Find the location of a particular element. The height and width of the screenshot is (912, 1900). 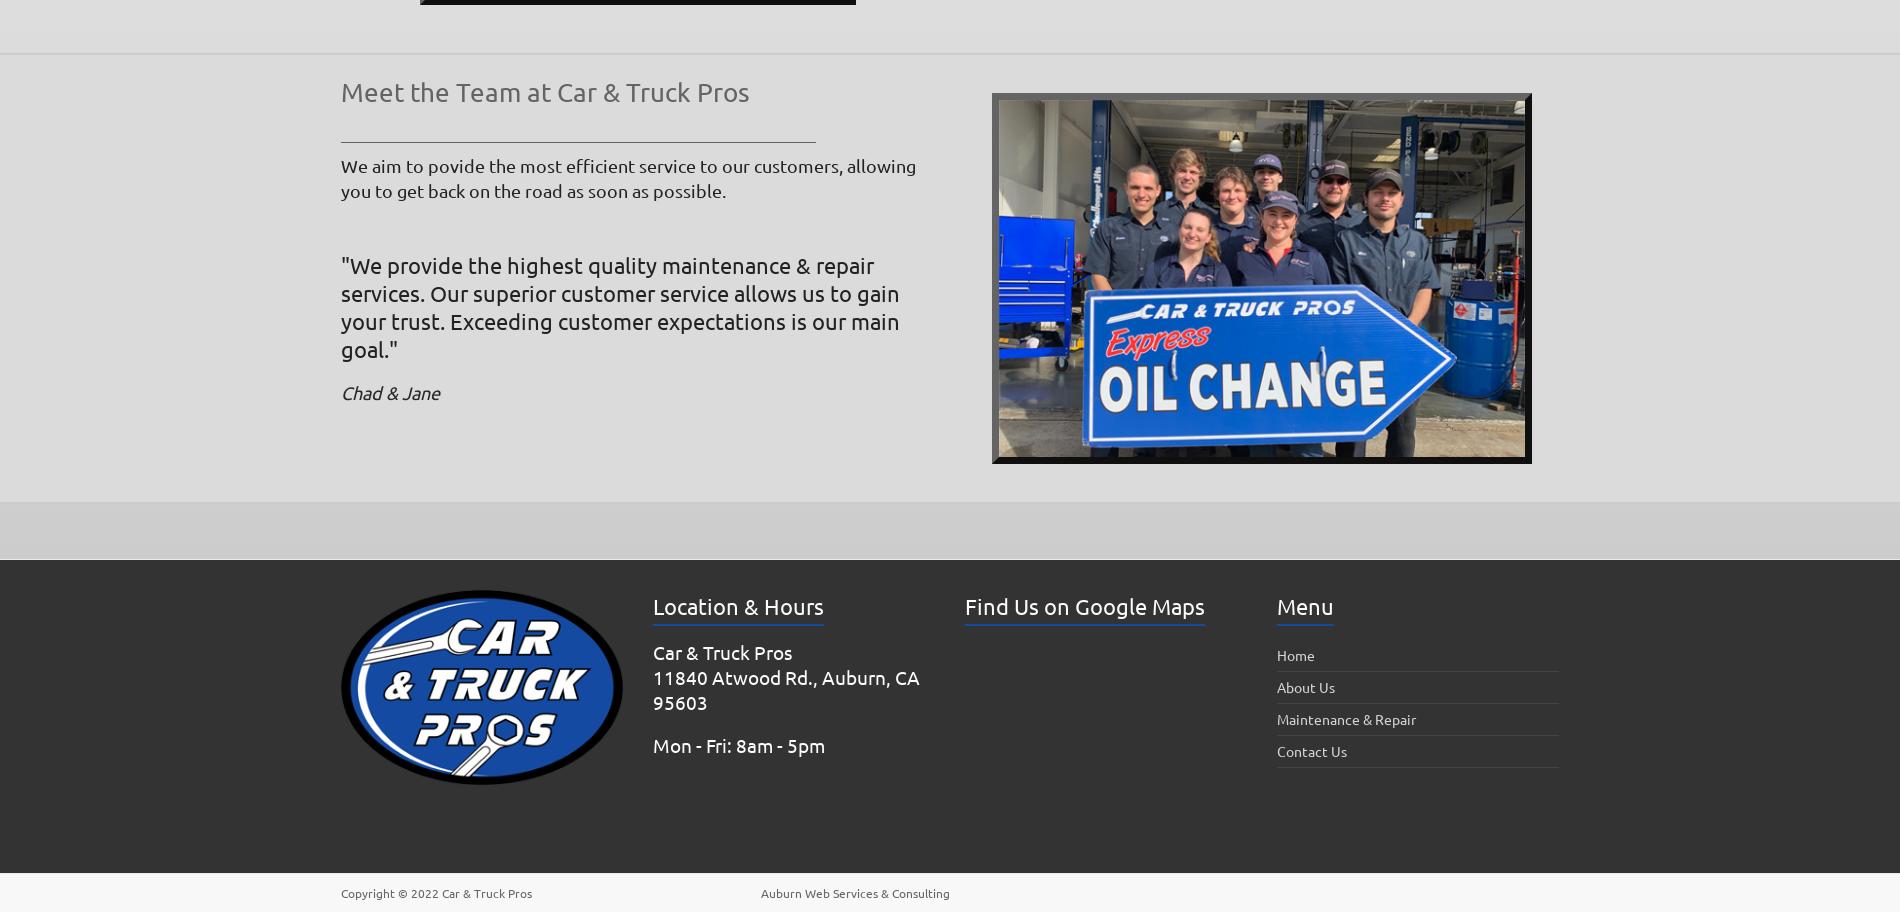

'11840 Atwood Rd., Auburn, CA 95603' is located at coordinates (653, 689).